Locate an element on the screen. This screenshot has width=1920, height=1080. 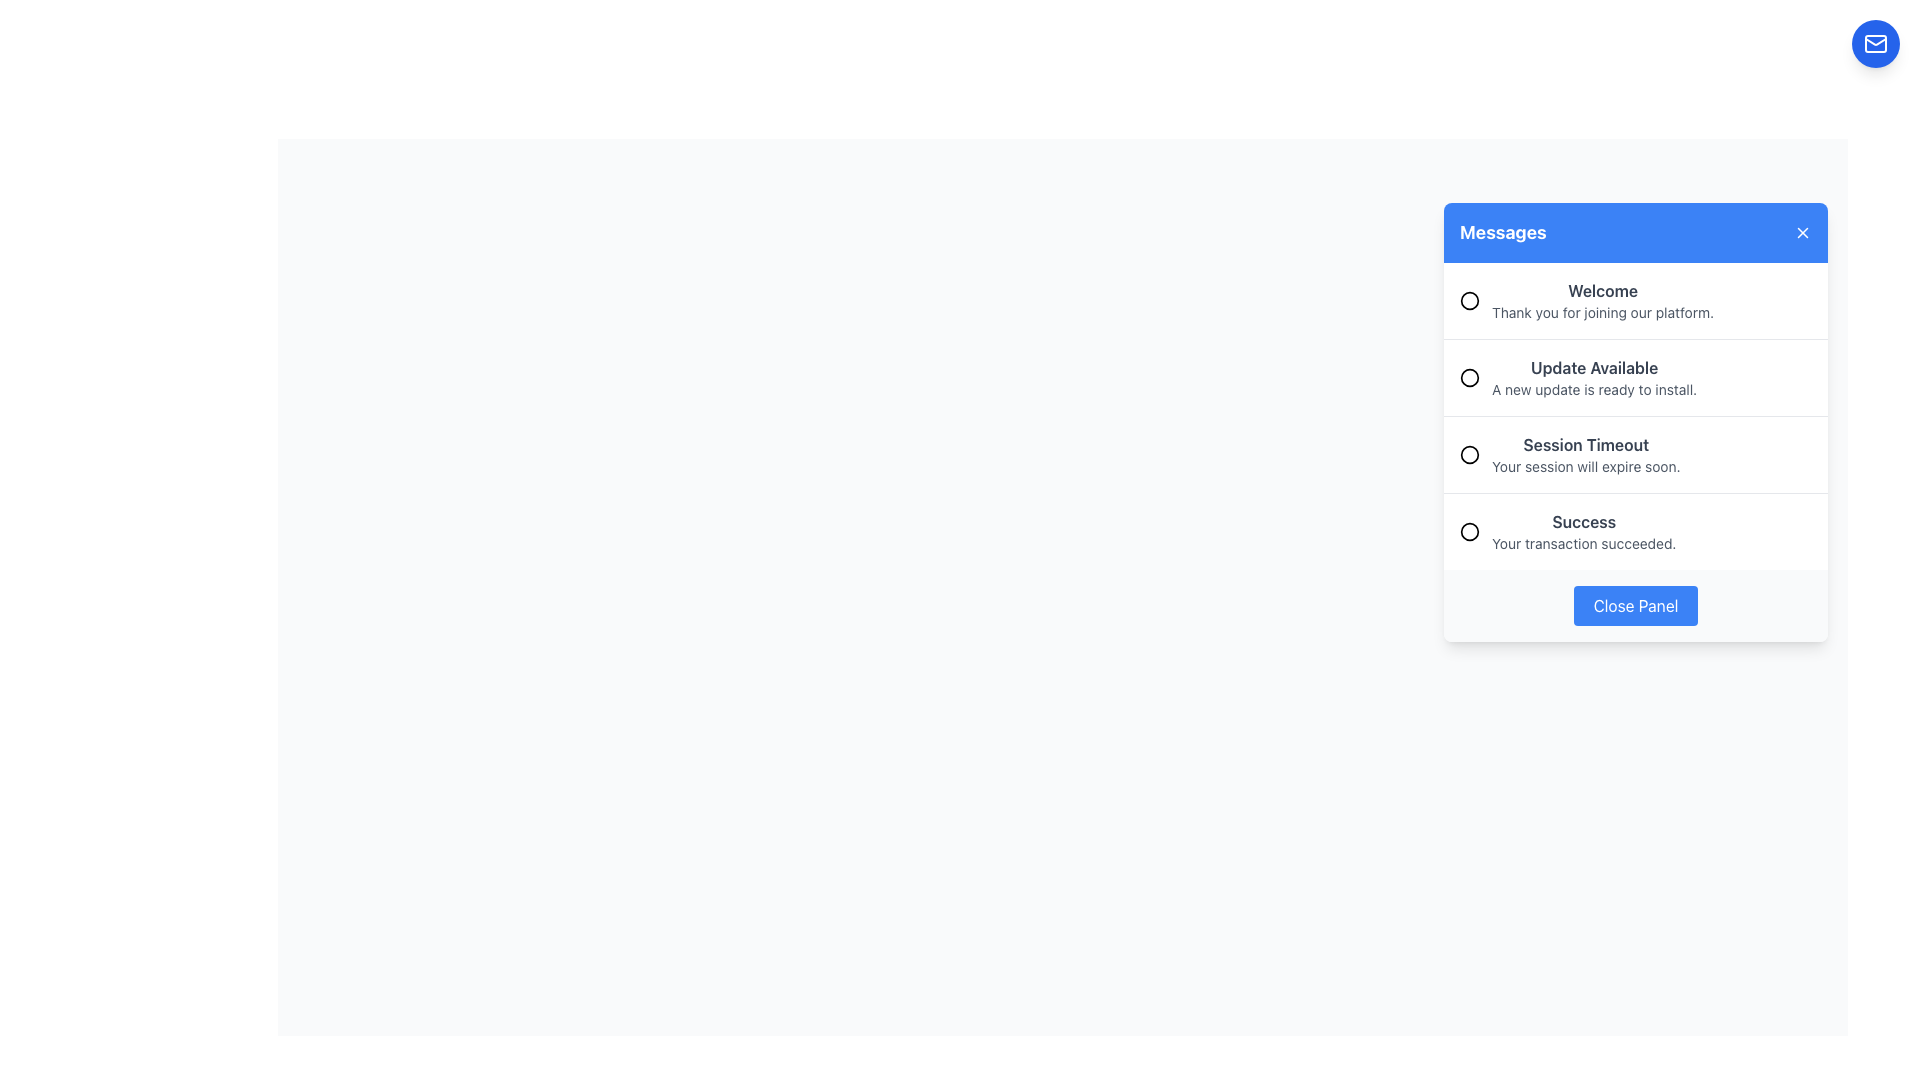
the fourth list item with a green circular icon and bold 'Success' text, located above the 'Close Panel' button is located at coordinates (1636, 530).